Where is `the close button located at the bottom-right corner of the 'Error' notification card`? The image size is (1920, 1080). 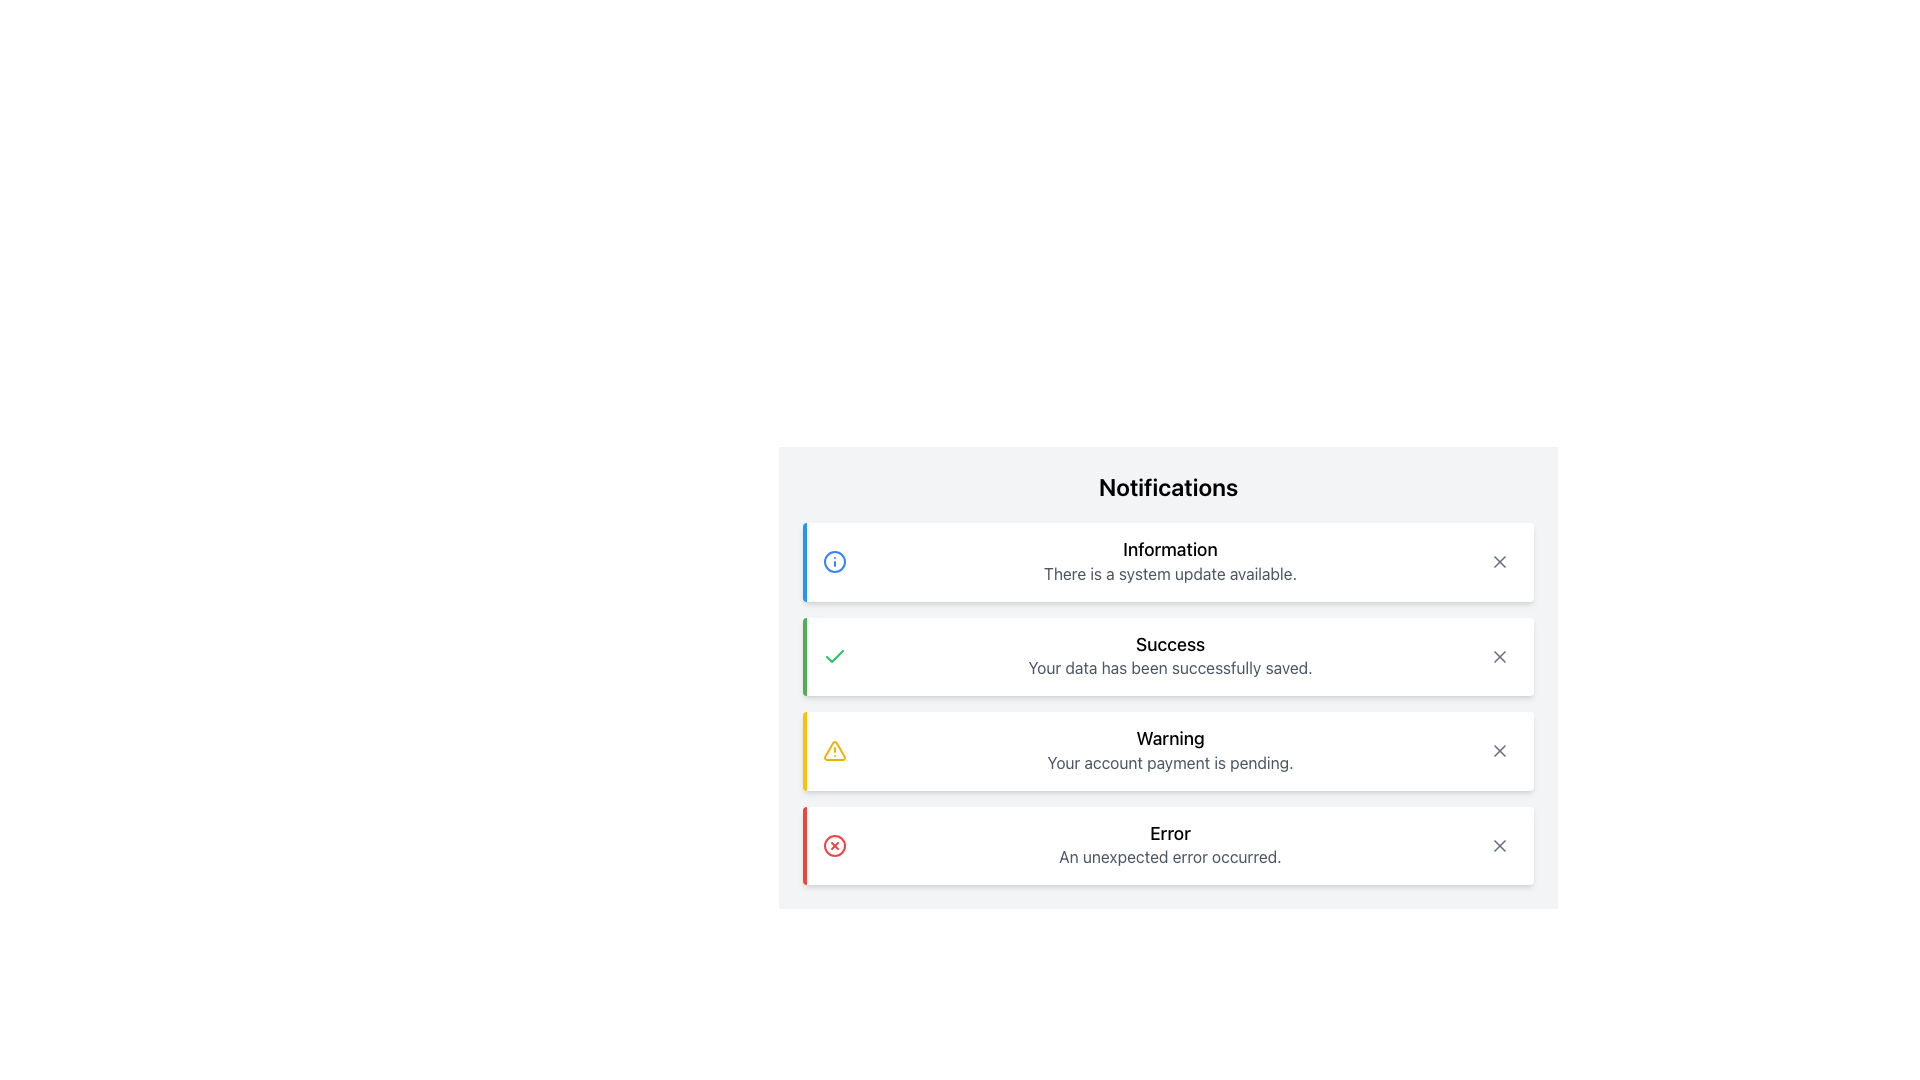
the close button located at the bottom-right corner of the 'Error' notification card is located at coordinates (1499, 844).